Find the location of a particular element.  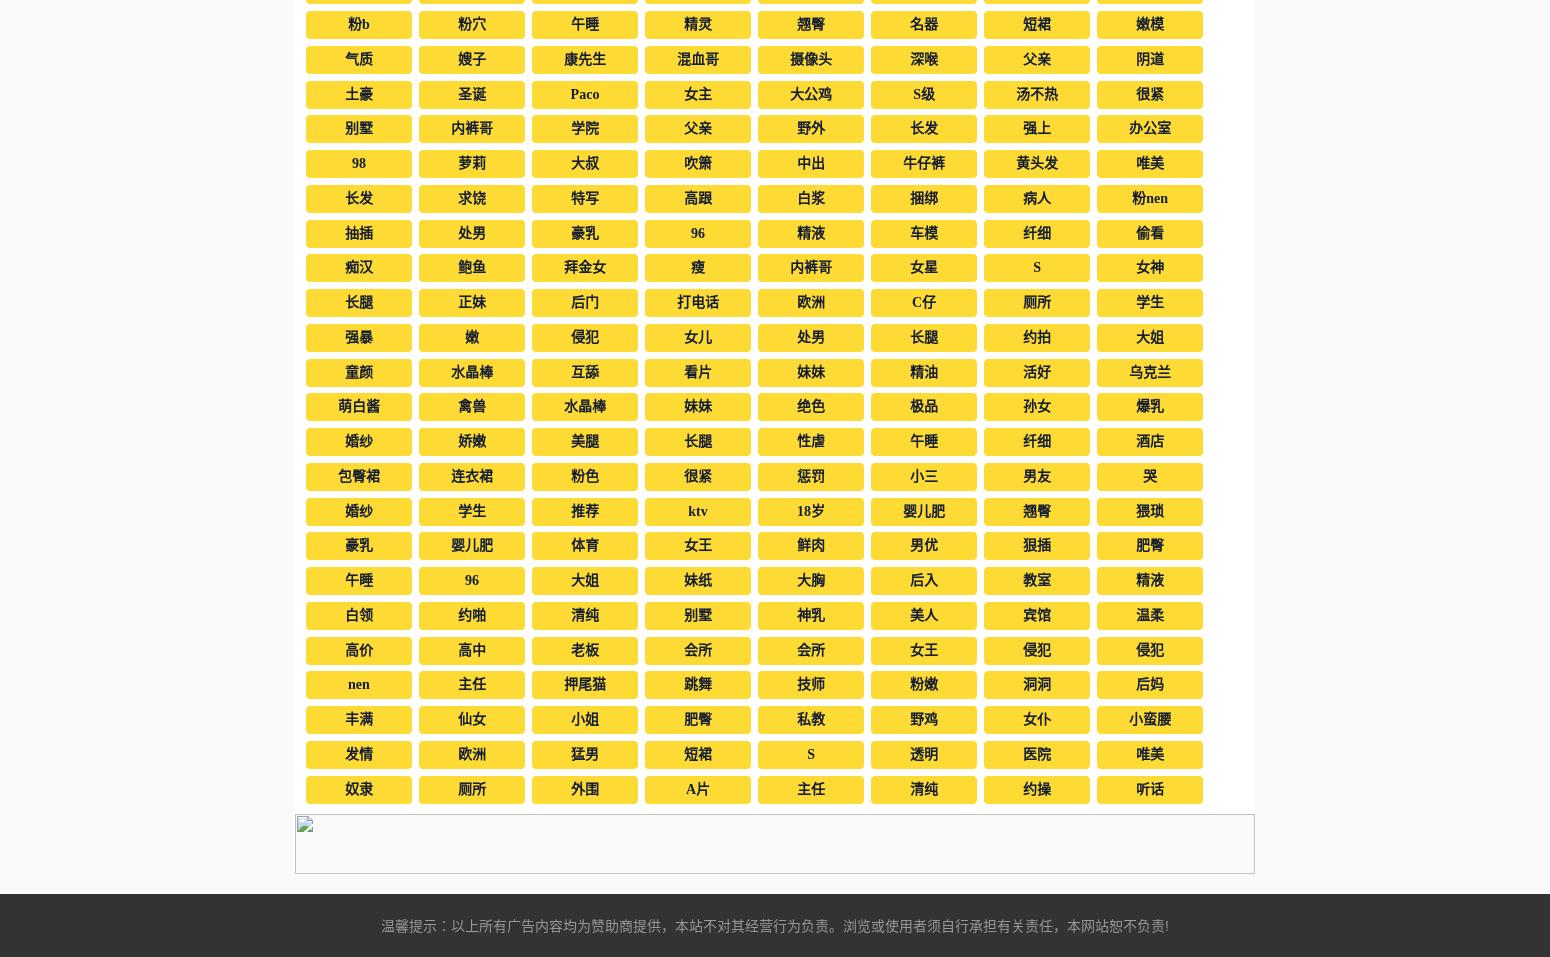

'18岁' is located at coordinates (809, 510).